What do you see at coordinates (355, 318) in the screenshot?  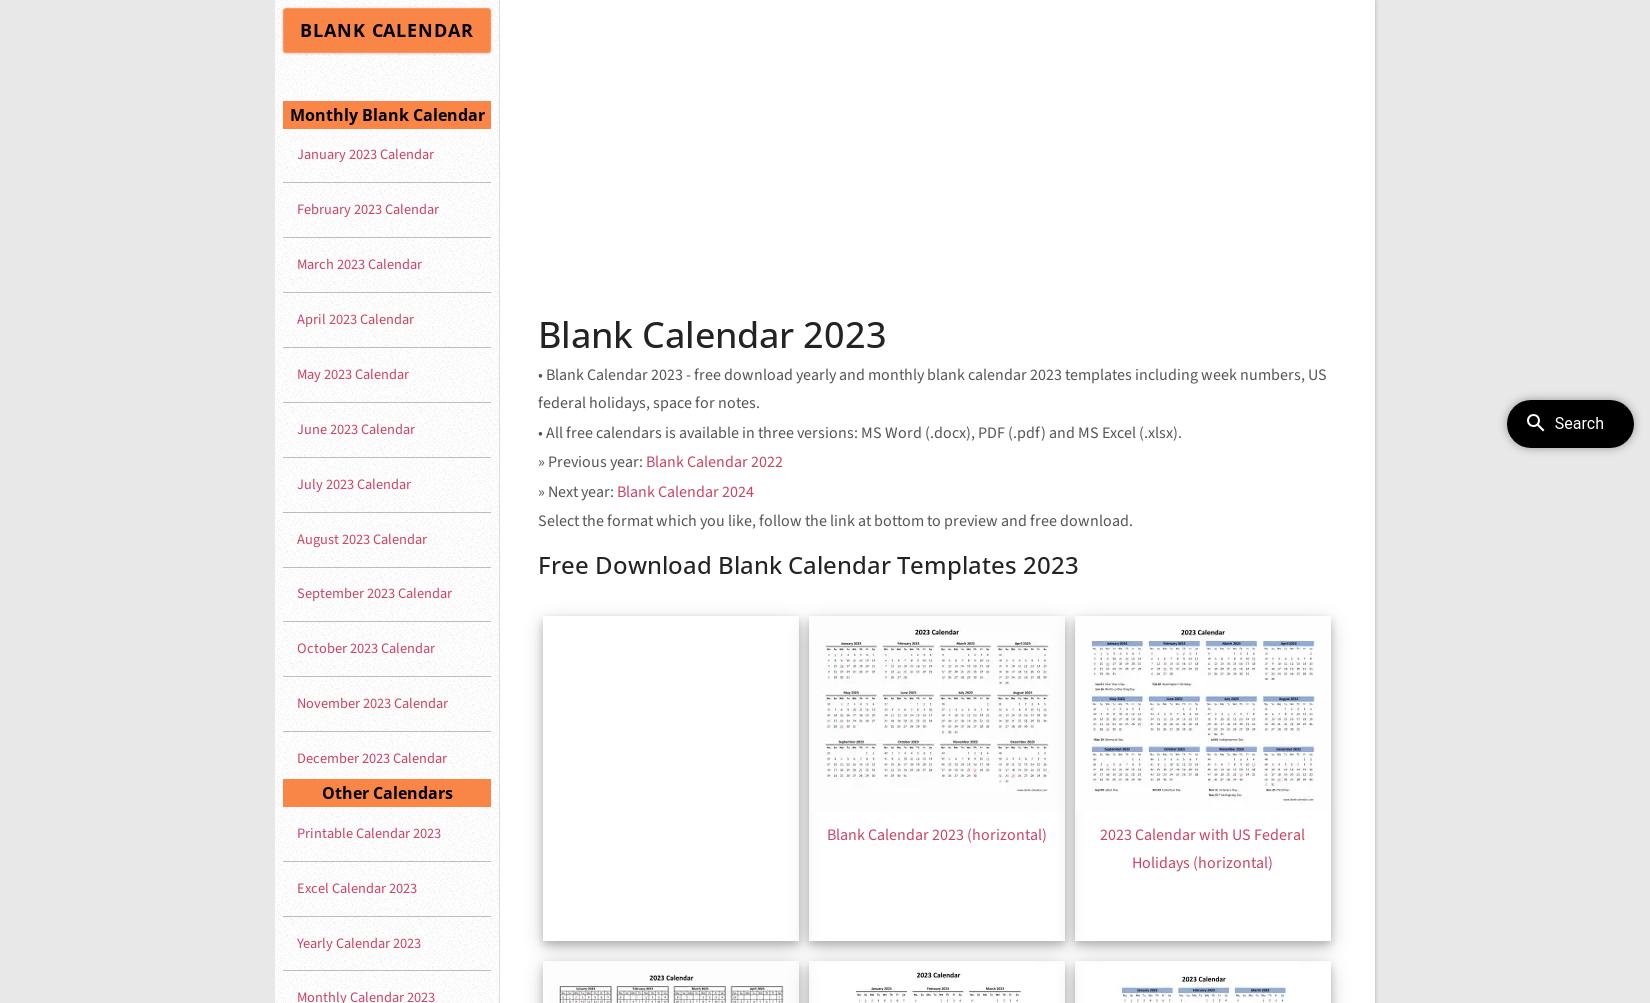 I see `'April 2023 Calendar'` at bounding box center [355, 318].